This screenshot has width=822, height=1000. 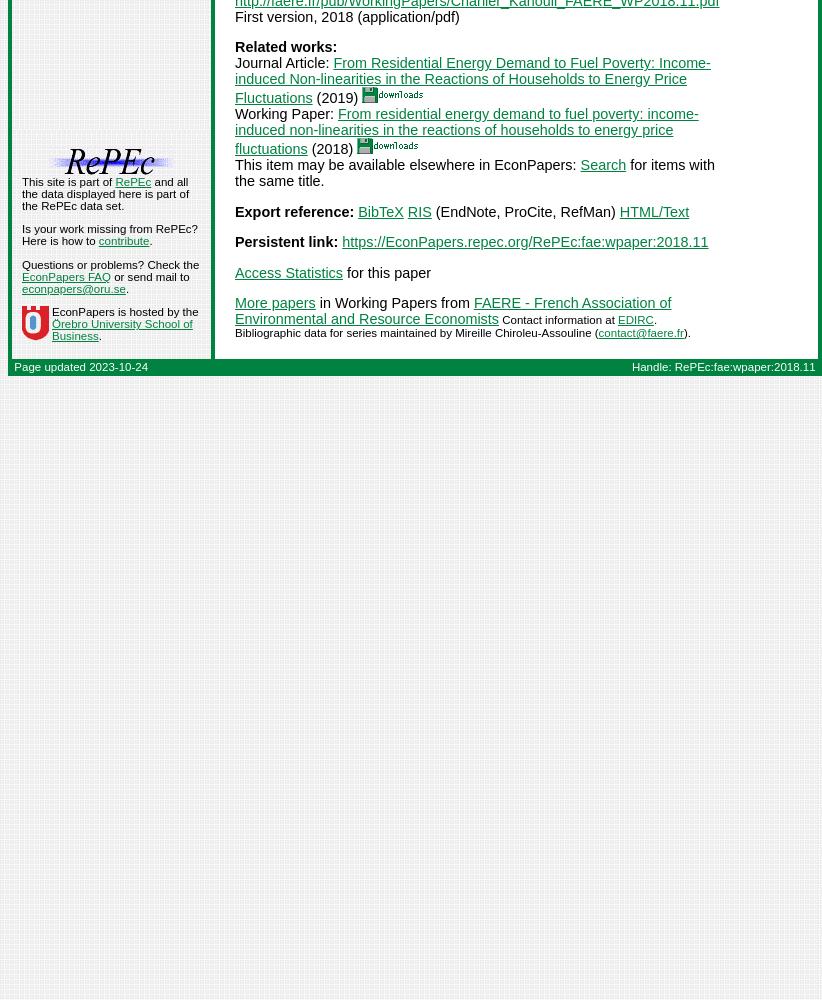 I want to click on 'This site is part of', so click(x=68, y=181).